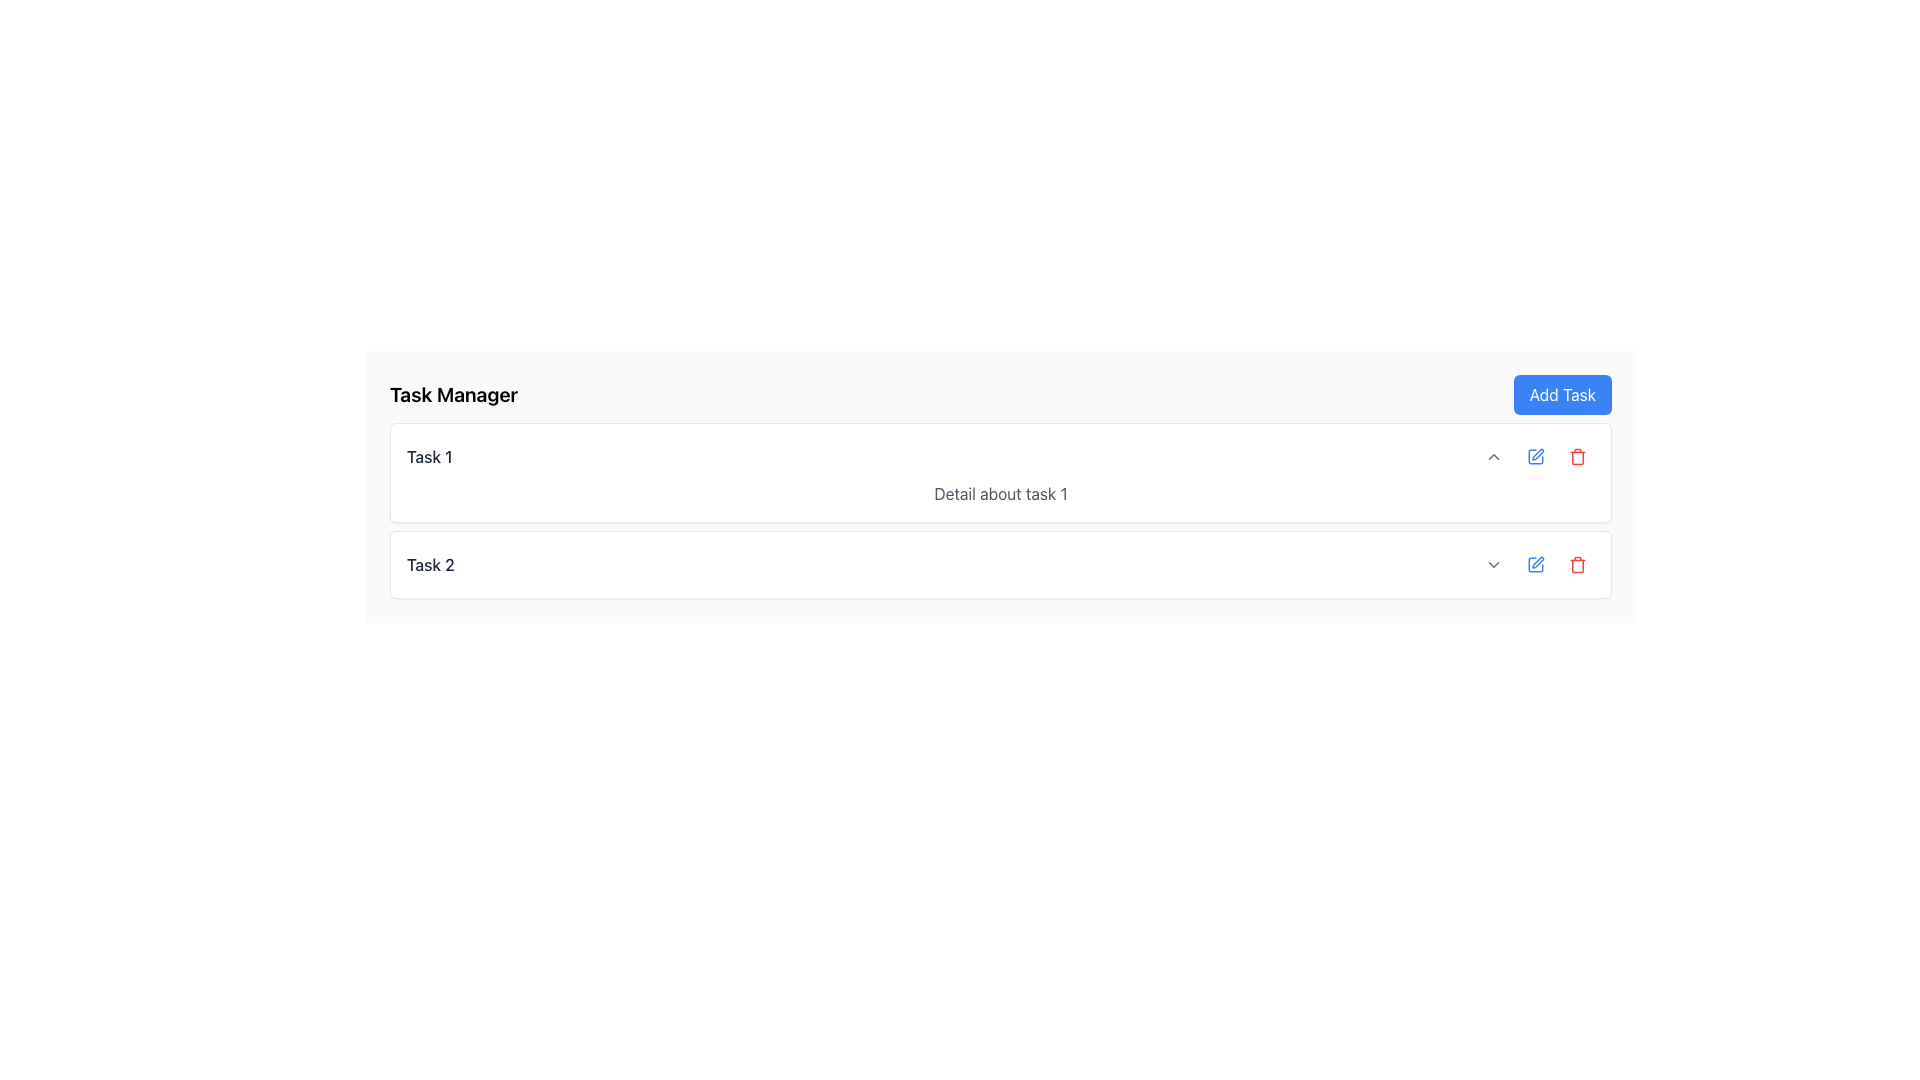 The height and width of the screenshot is (1080, 1920). Describe the element at coordinates (1577, 456) in the screenshot. I see `the deletion button located in the rightmost section of the first task row to trigger a tooltip or visual feedback` at that location.